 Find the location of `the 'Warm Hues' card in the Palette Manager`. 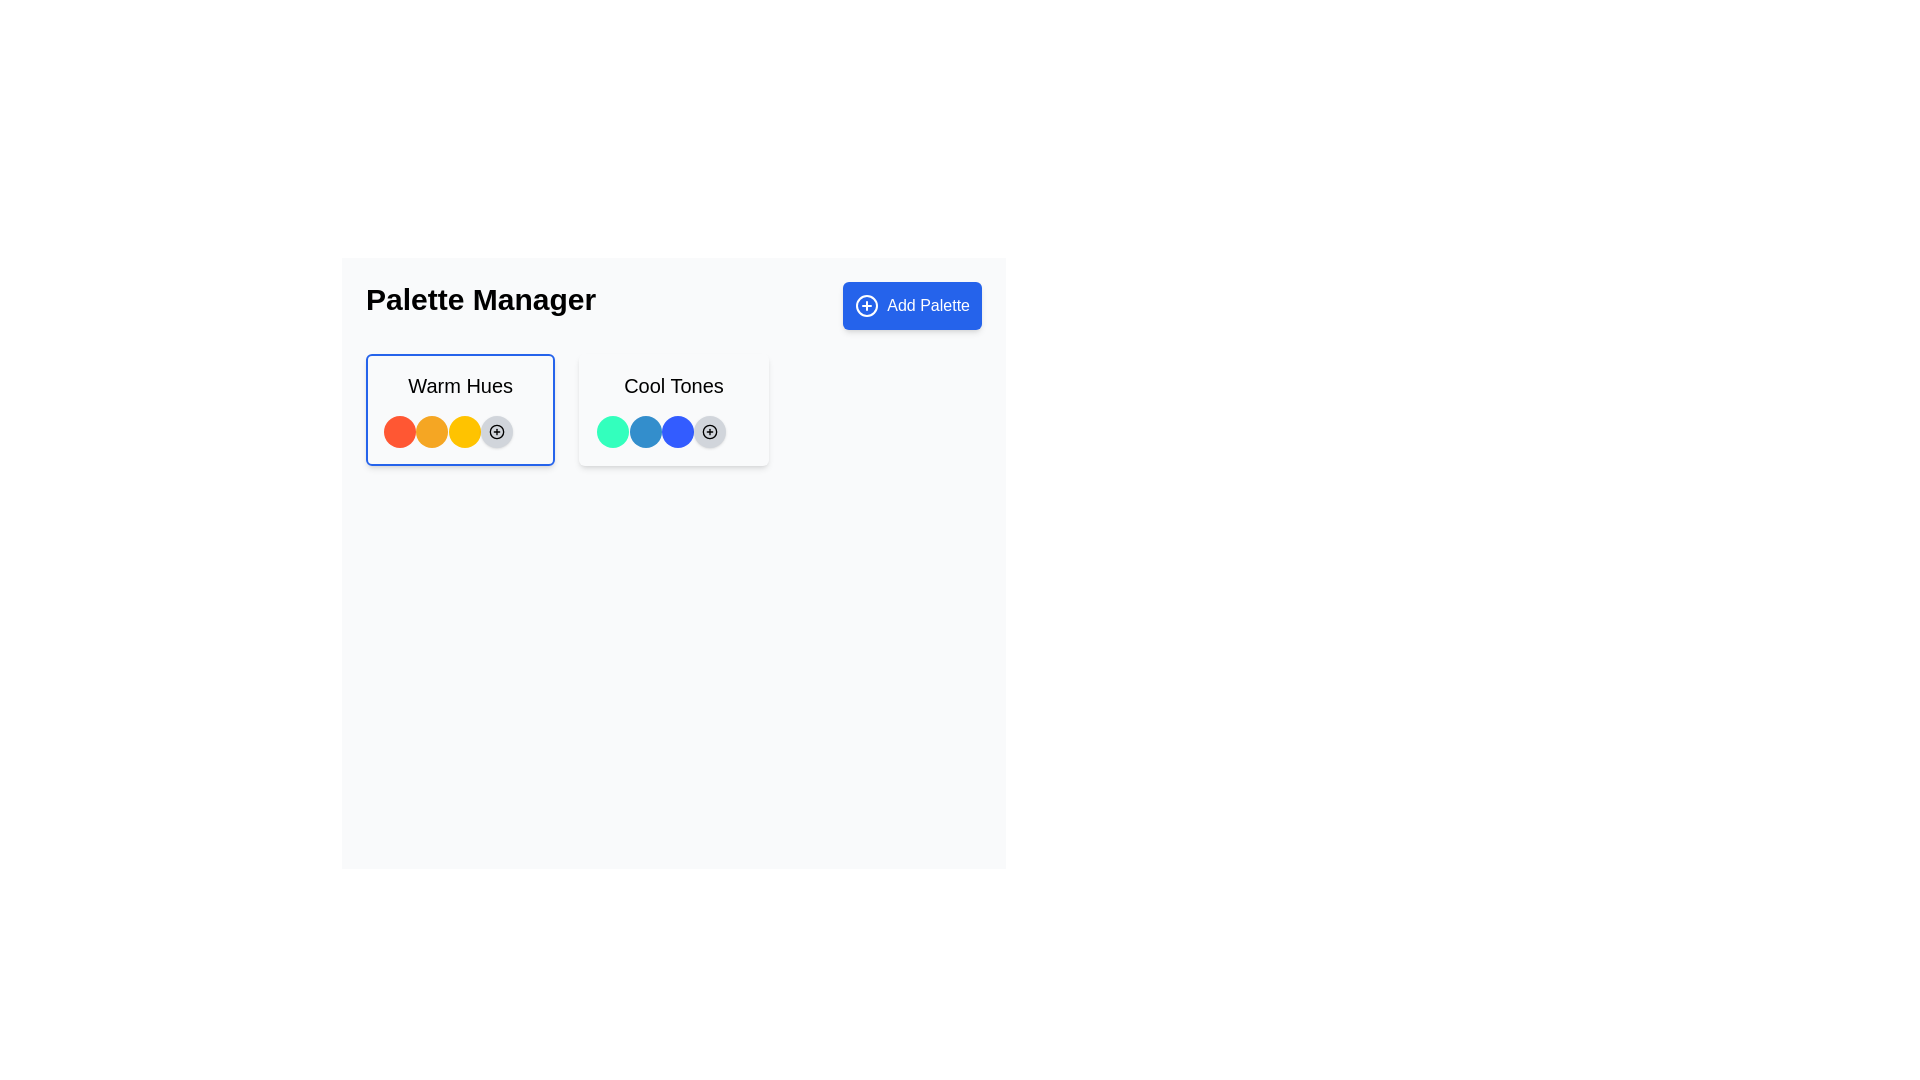

the 'Warm Hues' card in the Palette Manager is located at coordinates (459, 408).